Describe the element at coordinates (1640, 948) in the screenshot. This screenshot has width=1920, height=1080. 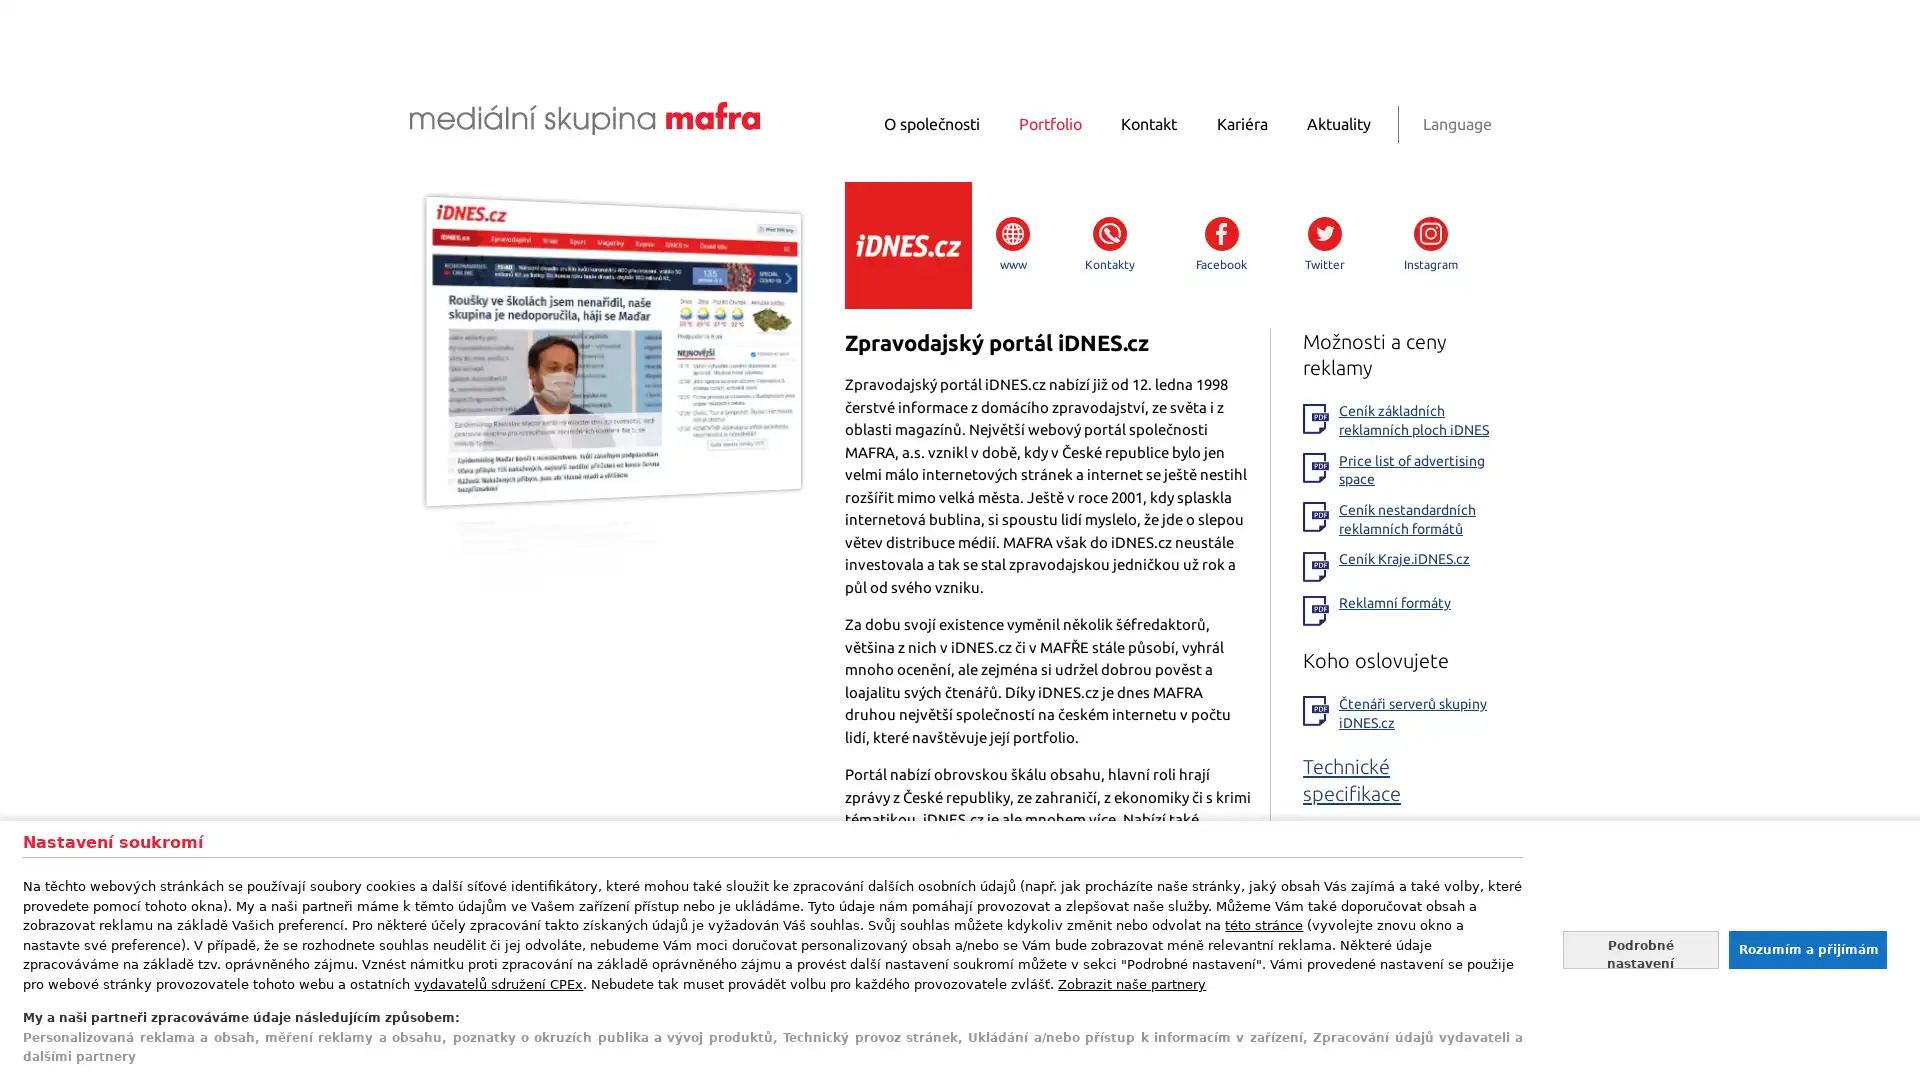
I see `Nastavte sve souhlasy` at that location.